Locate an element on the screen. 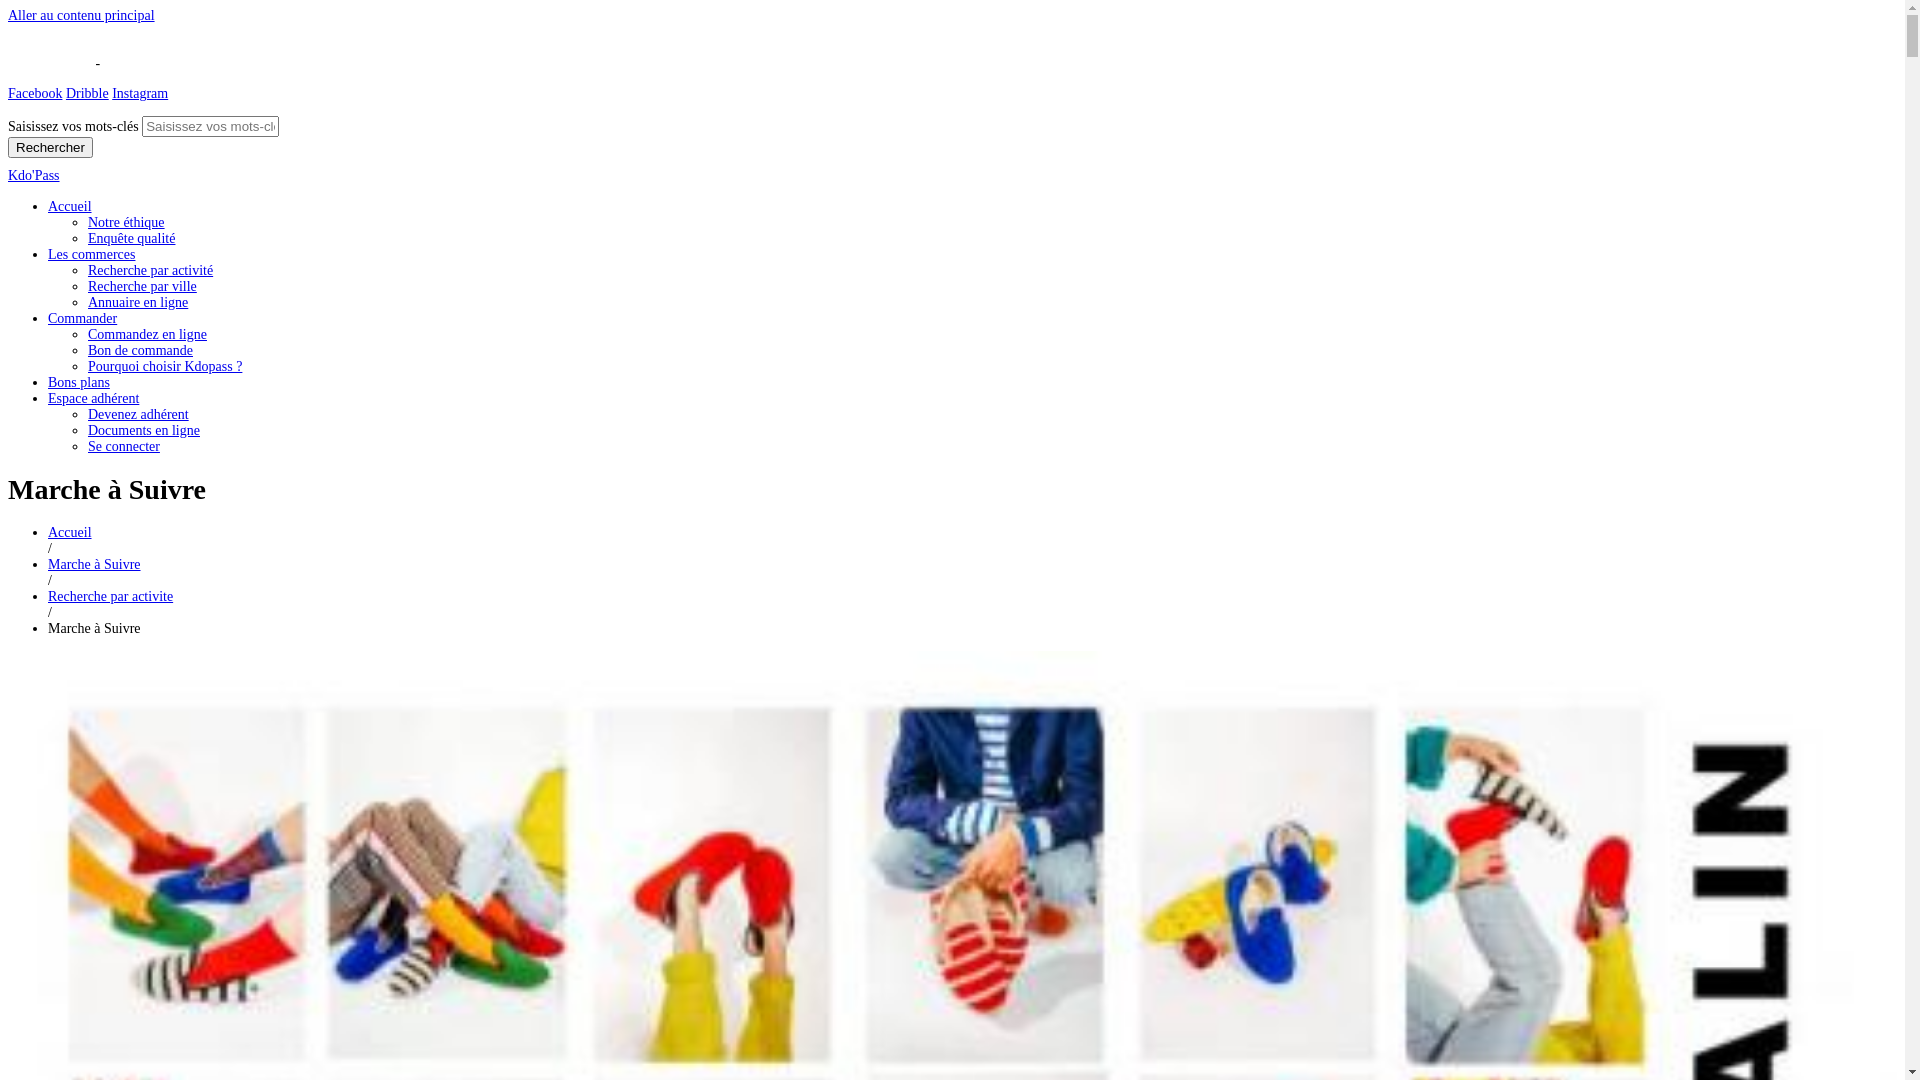 The height and width of the screenshot is (1080, 1920). 'Facebook' is located at coordinates (34, 93).